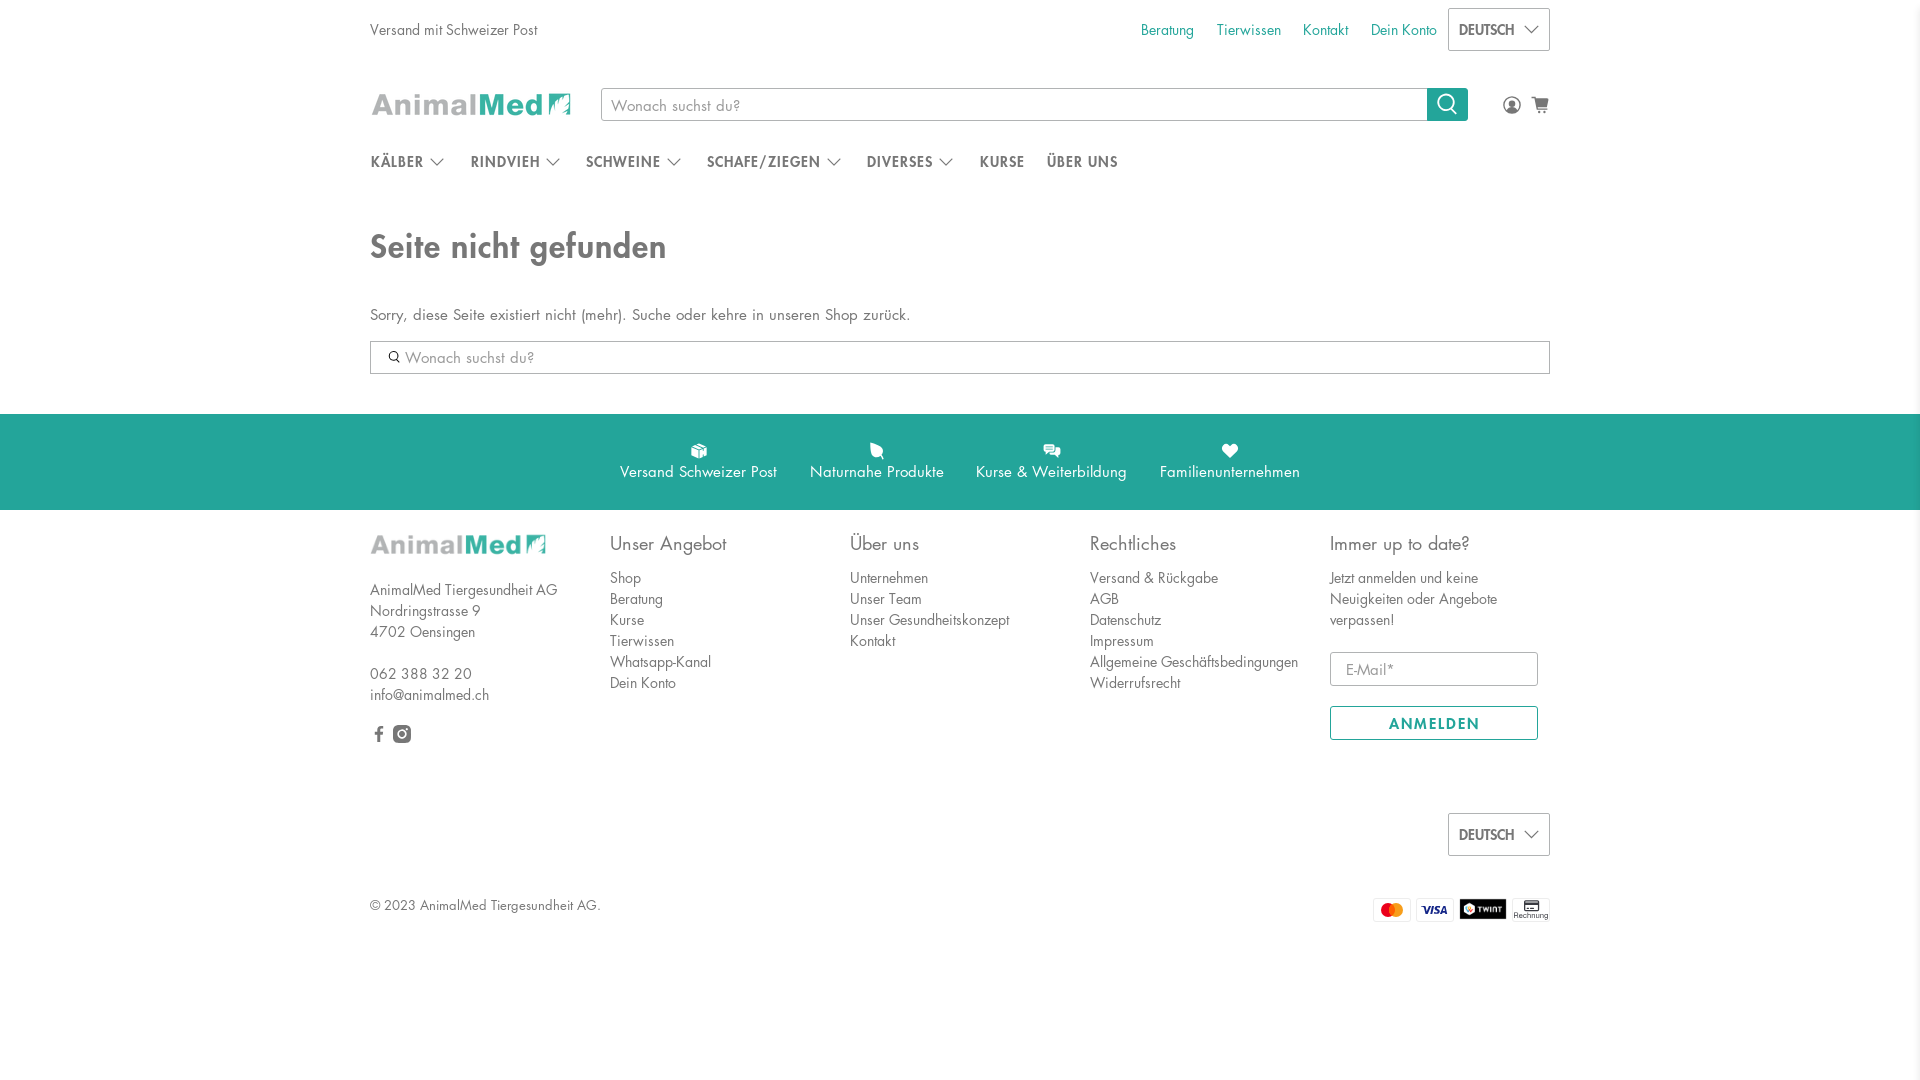  What do you see at coordinates (872, 640) in the screenshot?
I see `'Kontakt'` at bounding box center [872, 640].